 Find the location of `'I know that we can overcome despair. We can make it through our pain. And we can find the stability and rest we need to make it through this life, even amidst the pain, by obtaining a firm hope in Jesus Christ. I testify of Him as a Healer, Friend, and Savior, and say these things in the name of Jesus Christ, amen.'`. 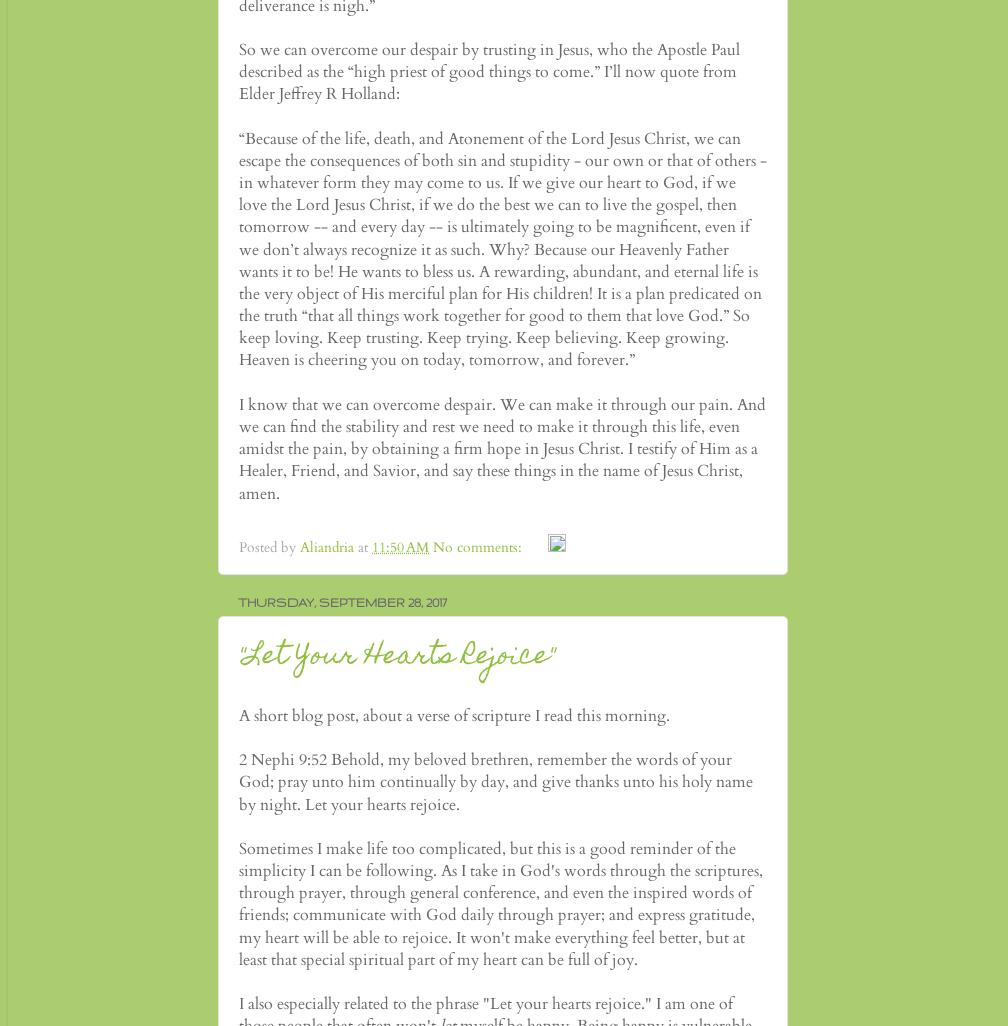

'I know that we can overcome despair. We can make it through our pain. And we can find the stability and rest we need to make it through this life, even amidst the pain, by obtaining a firm hope in Jesus Christ. I testify of Him as a Healer, Friend, and Savior, and say these things in the name of Jesus Christ, amen.' is located at coordinates (502, 448).